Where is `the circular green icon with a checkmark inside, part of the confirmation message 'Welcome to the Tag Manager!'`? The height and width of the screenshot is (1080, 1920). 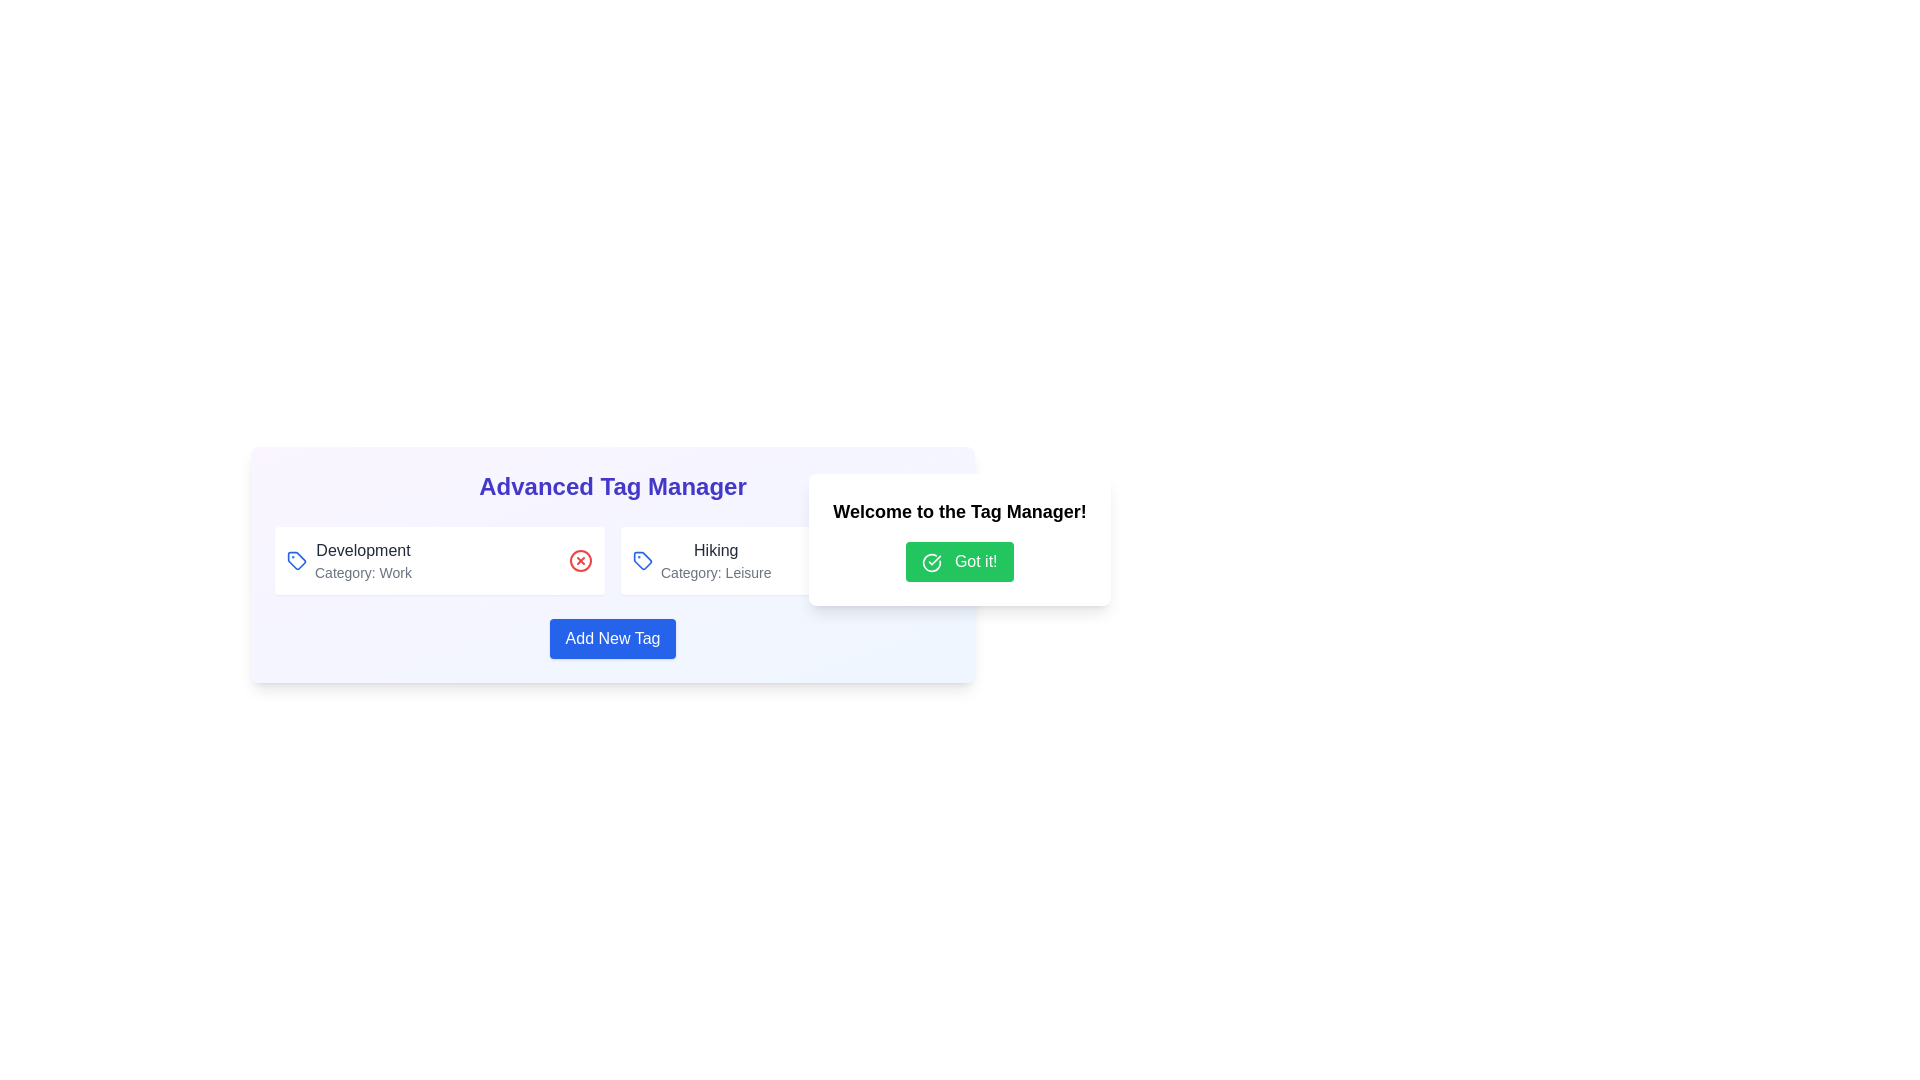 the circular green icon with a checkmark inside, part of the confirmation message 'Welcome to the Tag Manager!' is located at coordinates (931, 562).